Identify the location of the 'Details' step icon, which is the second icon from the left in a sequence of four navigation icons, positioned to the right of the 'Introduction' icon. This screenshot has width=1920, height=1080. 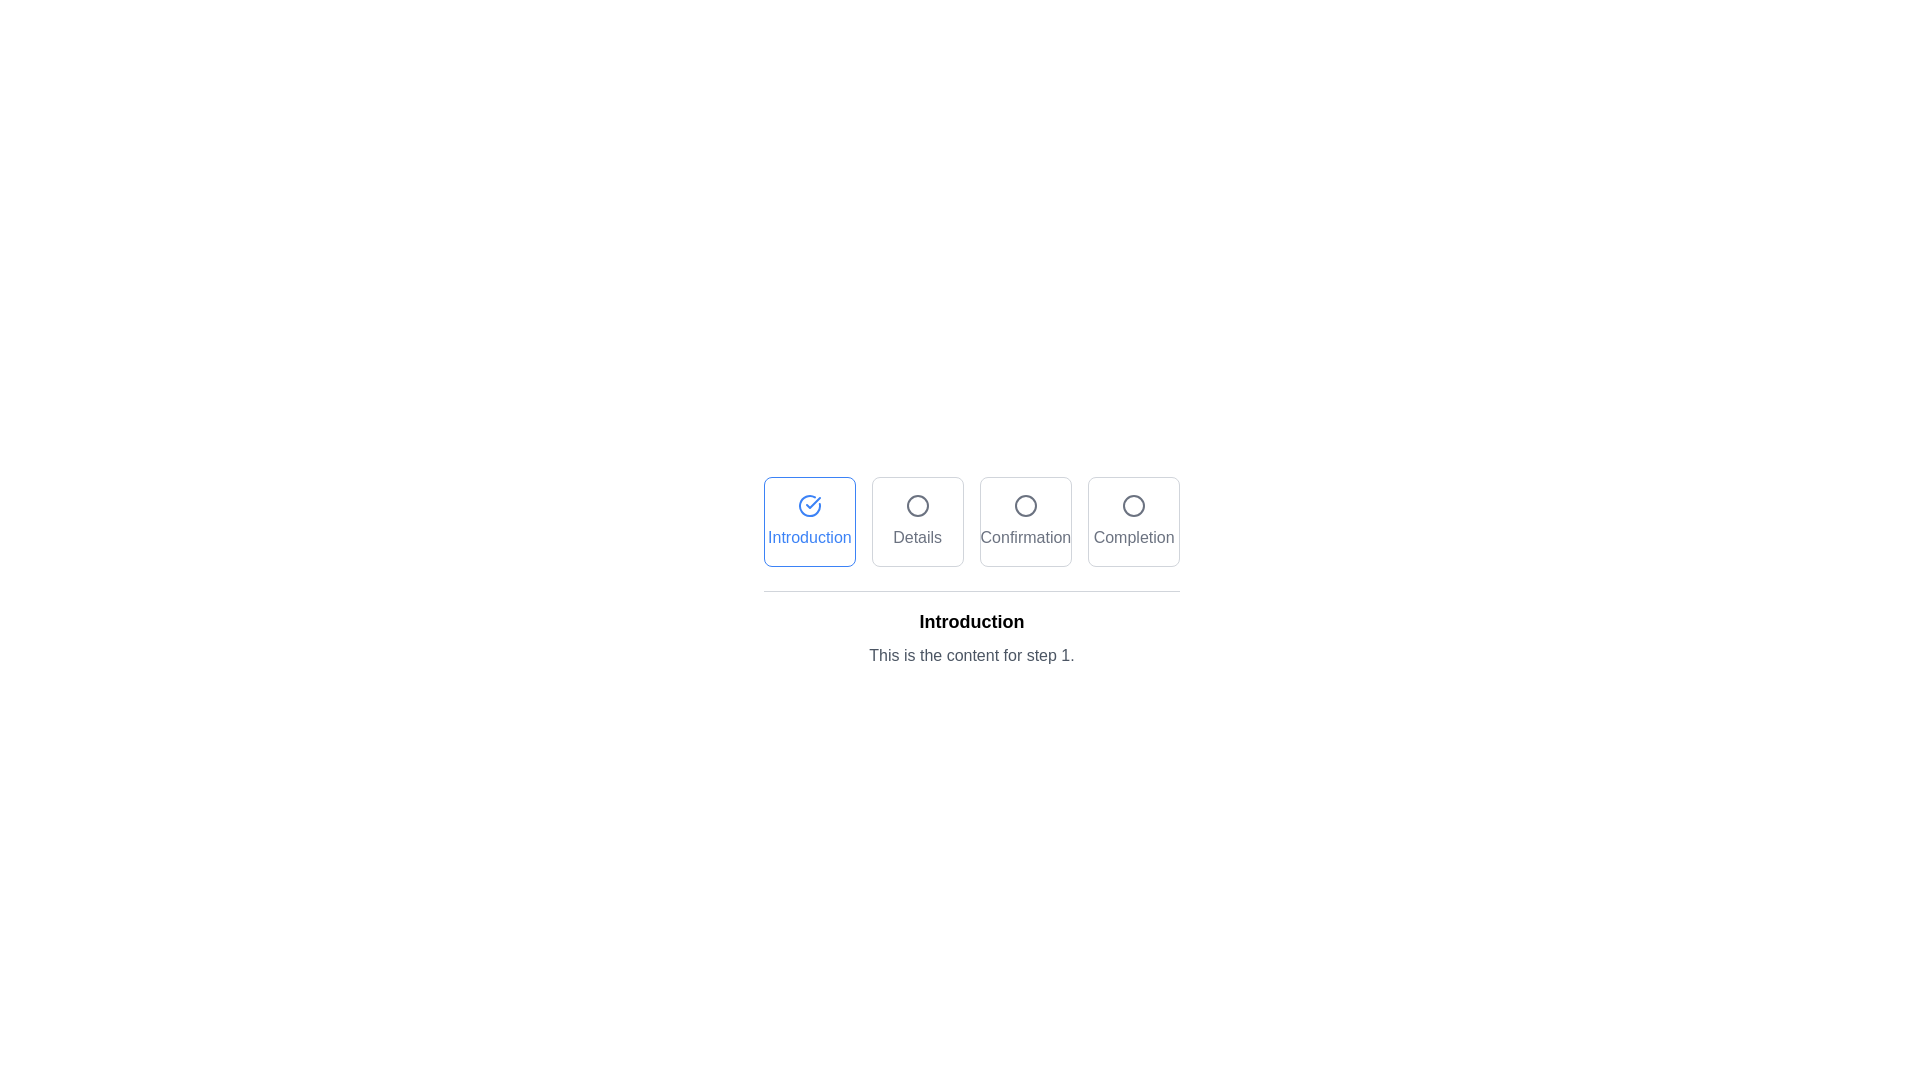
(916, 504).